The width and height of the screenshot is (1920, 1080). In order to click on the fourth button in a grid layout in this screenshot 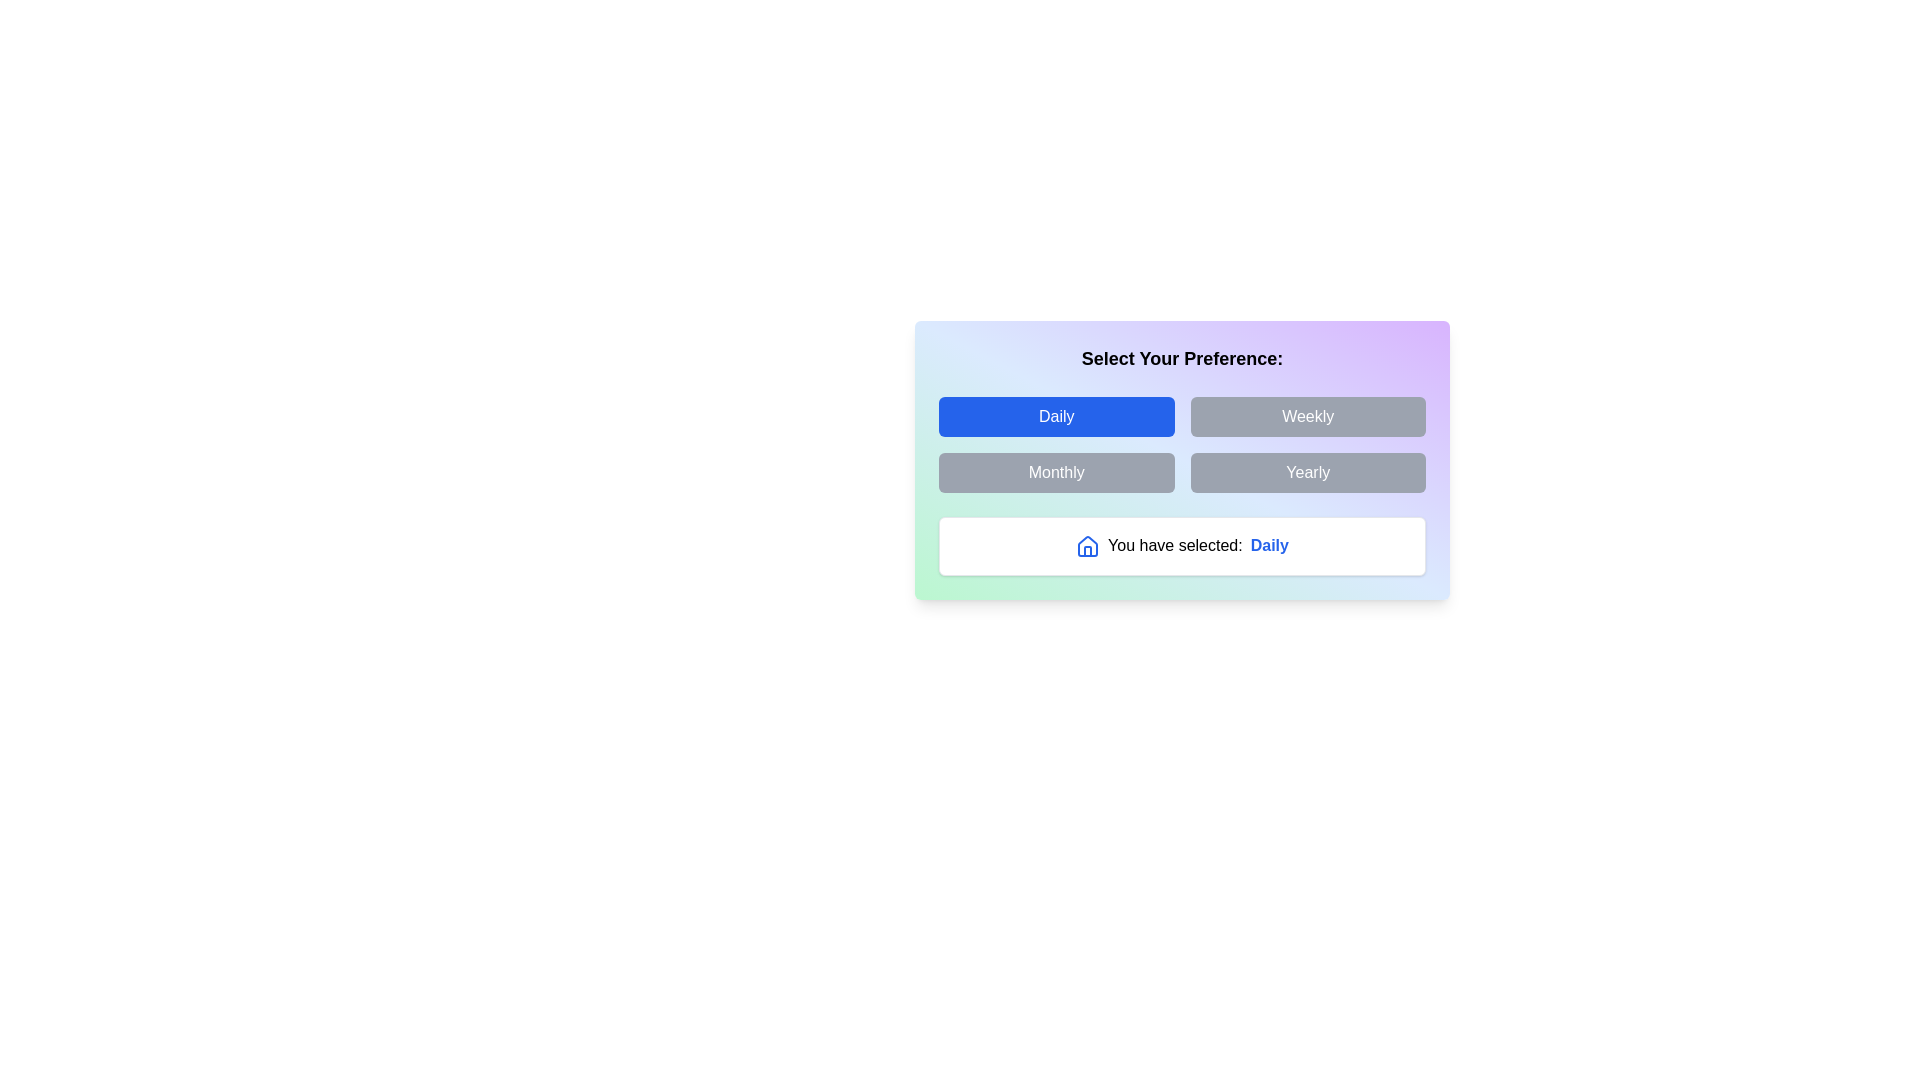, I will do `click(1308, 473)`.